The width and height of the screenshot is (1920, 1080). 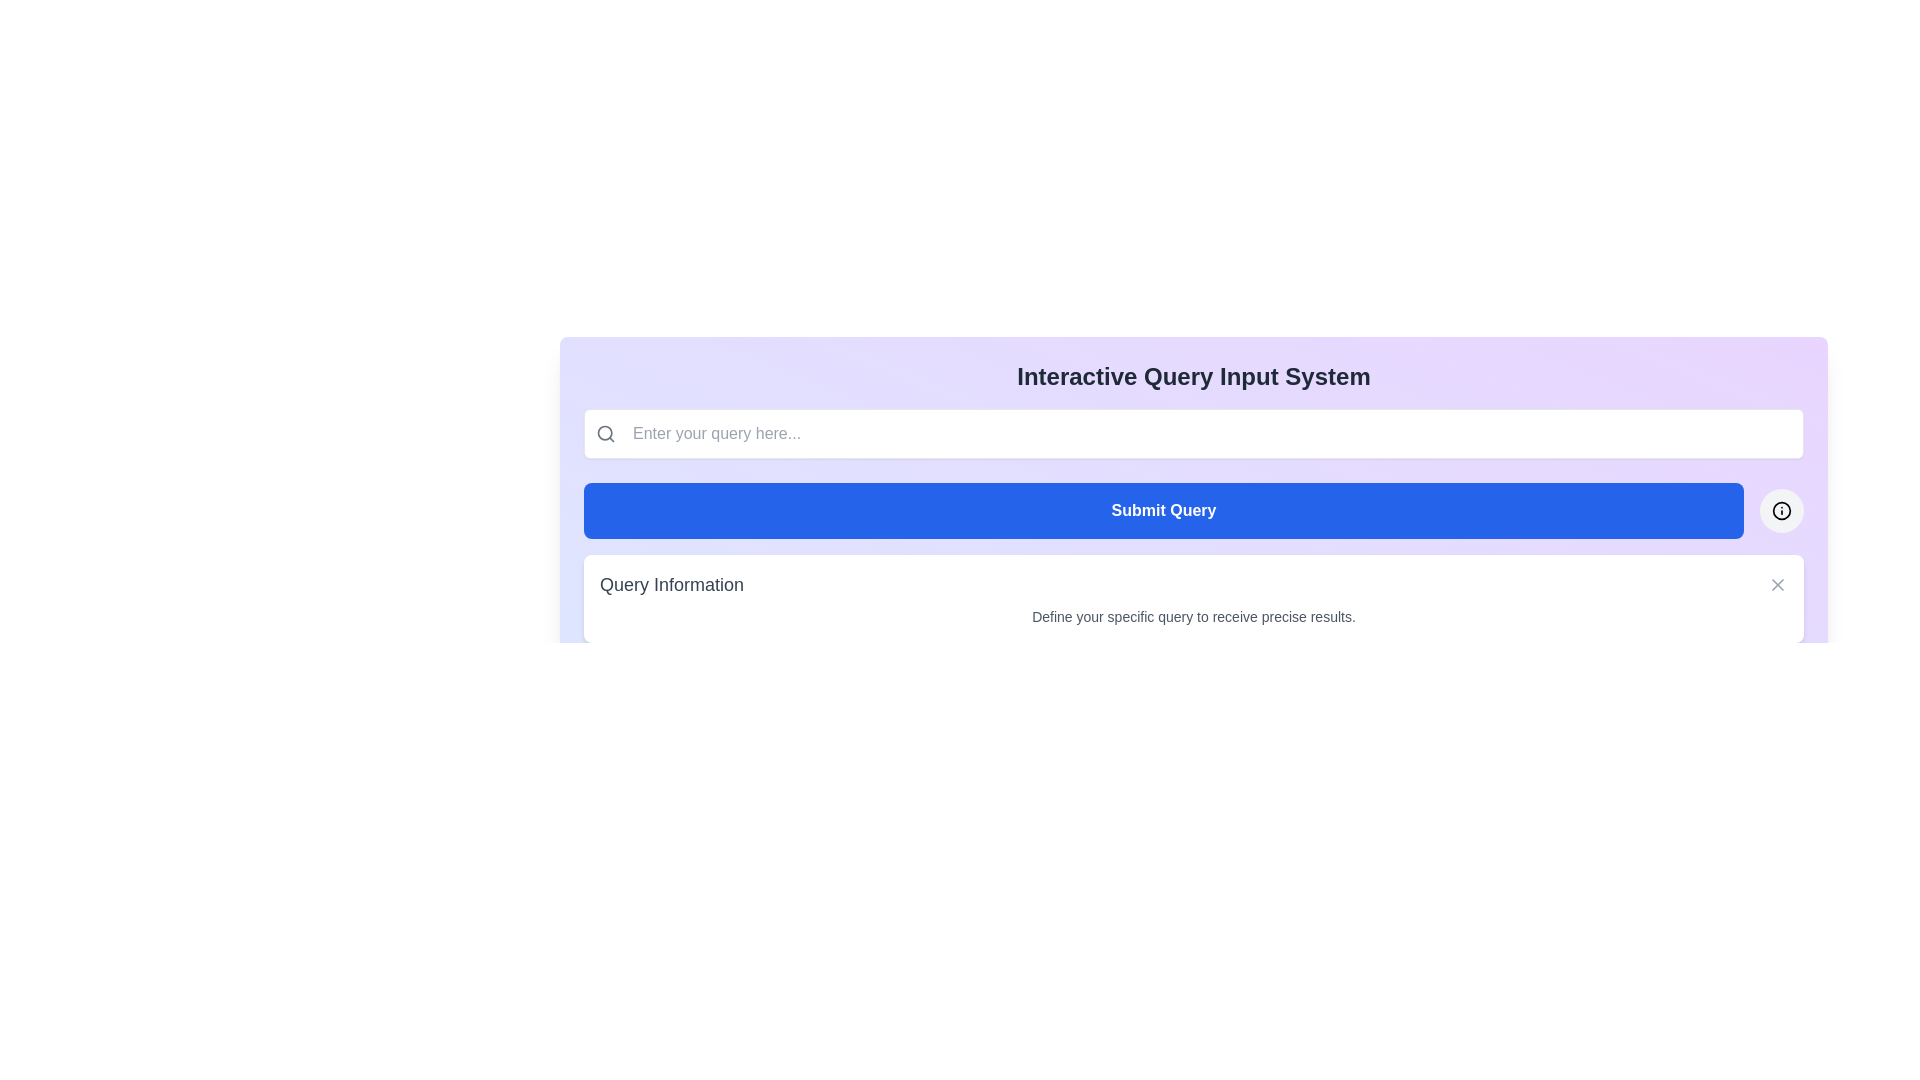 I want to click on the circular part of the magnifying glass icon located at the left side of the search input field, so click(x=604, y=432).